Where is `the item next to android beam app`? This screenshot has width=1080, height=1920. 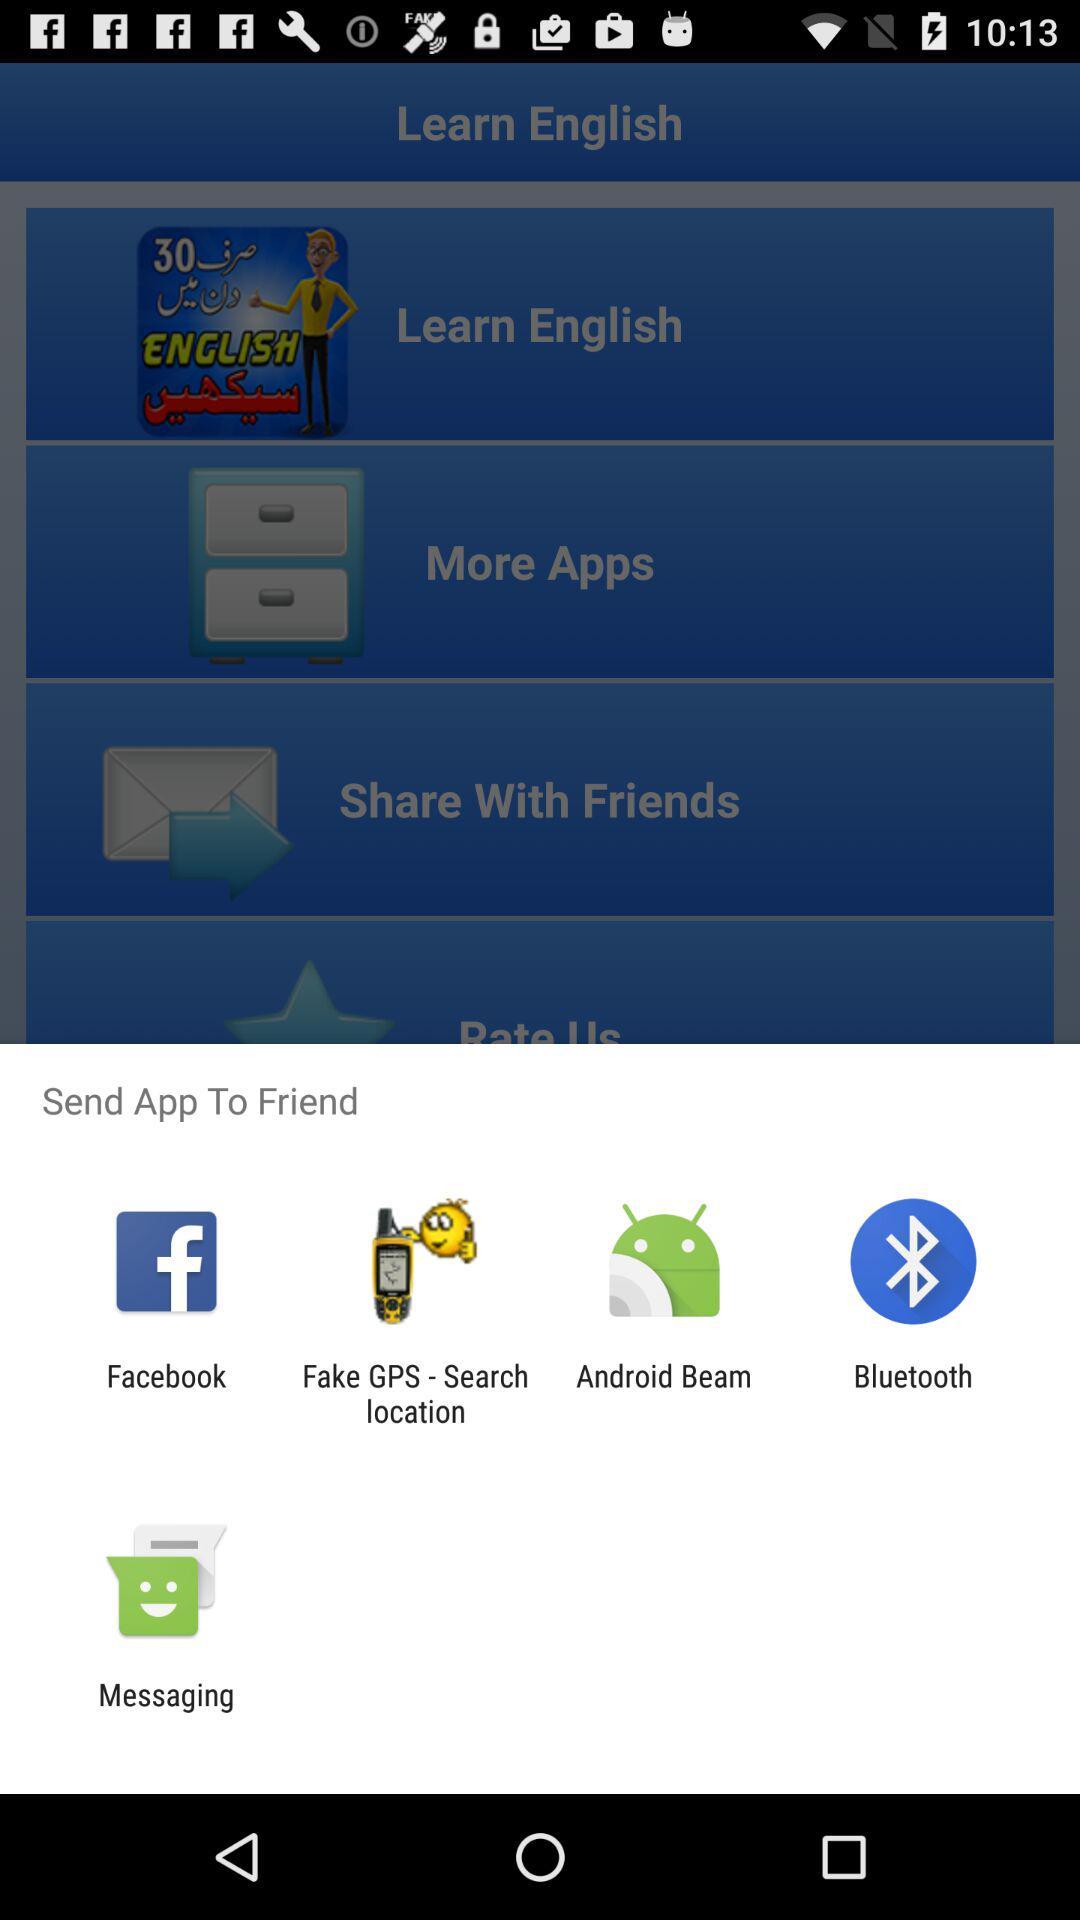 the item next to android beam app is located at coordinates (913, 1392).